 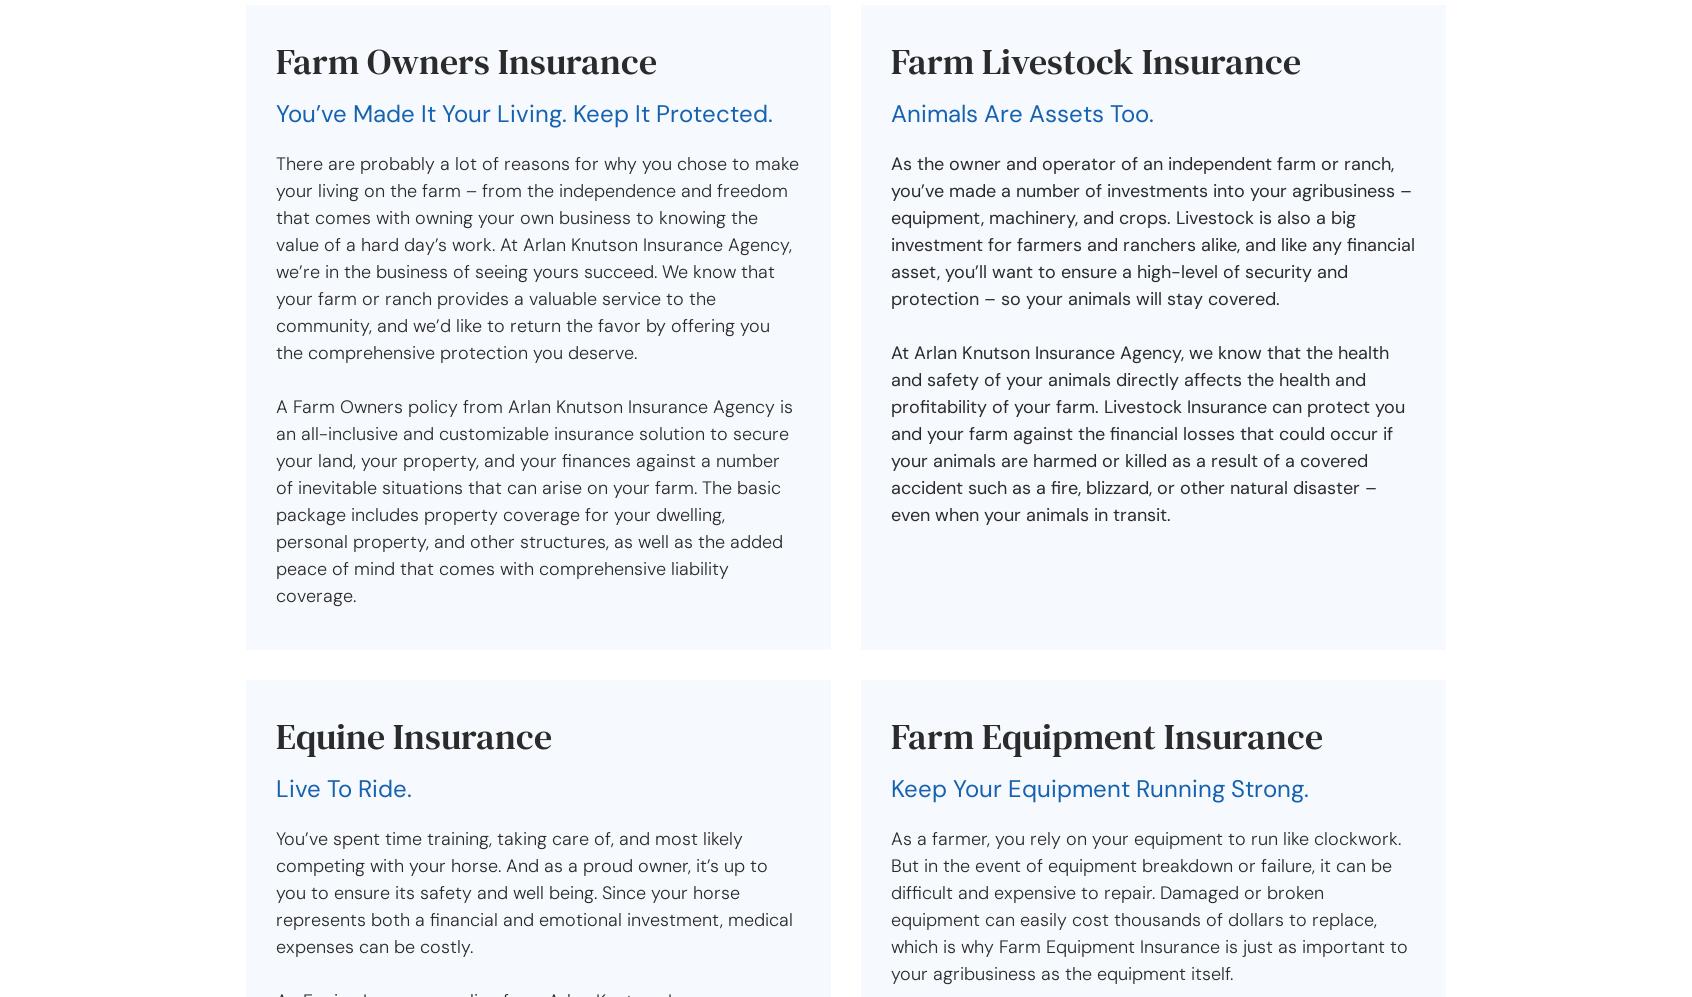 I want to click on 'ers Insurance', so click(x=548, y=60).